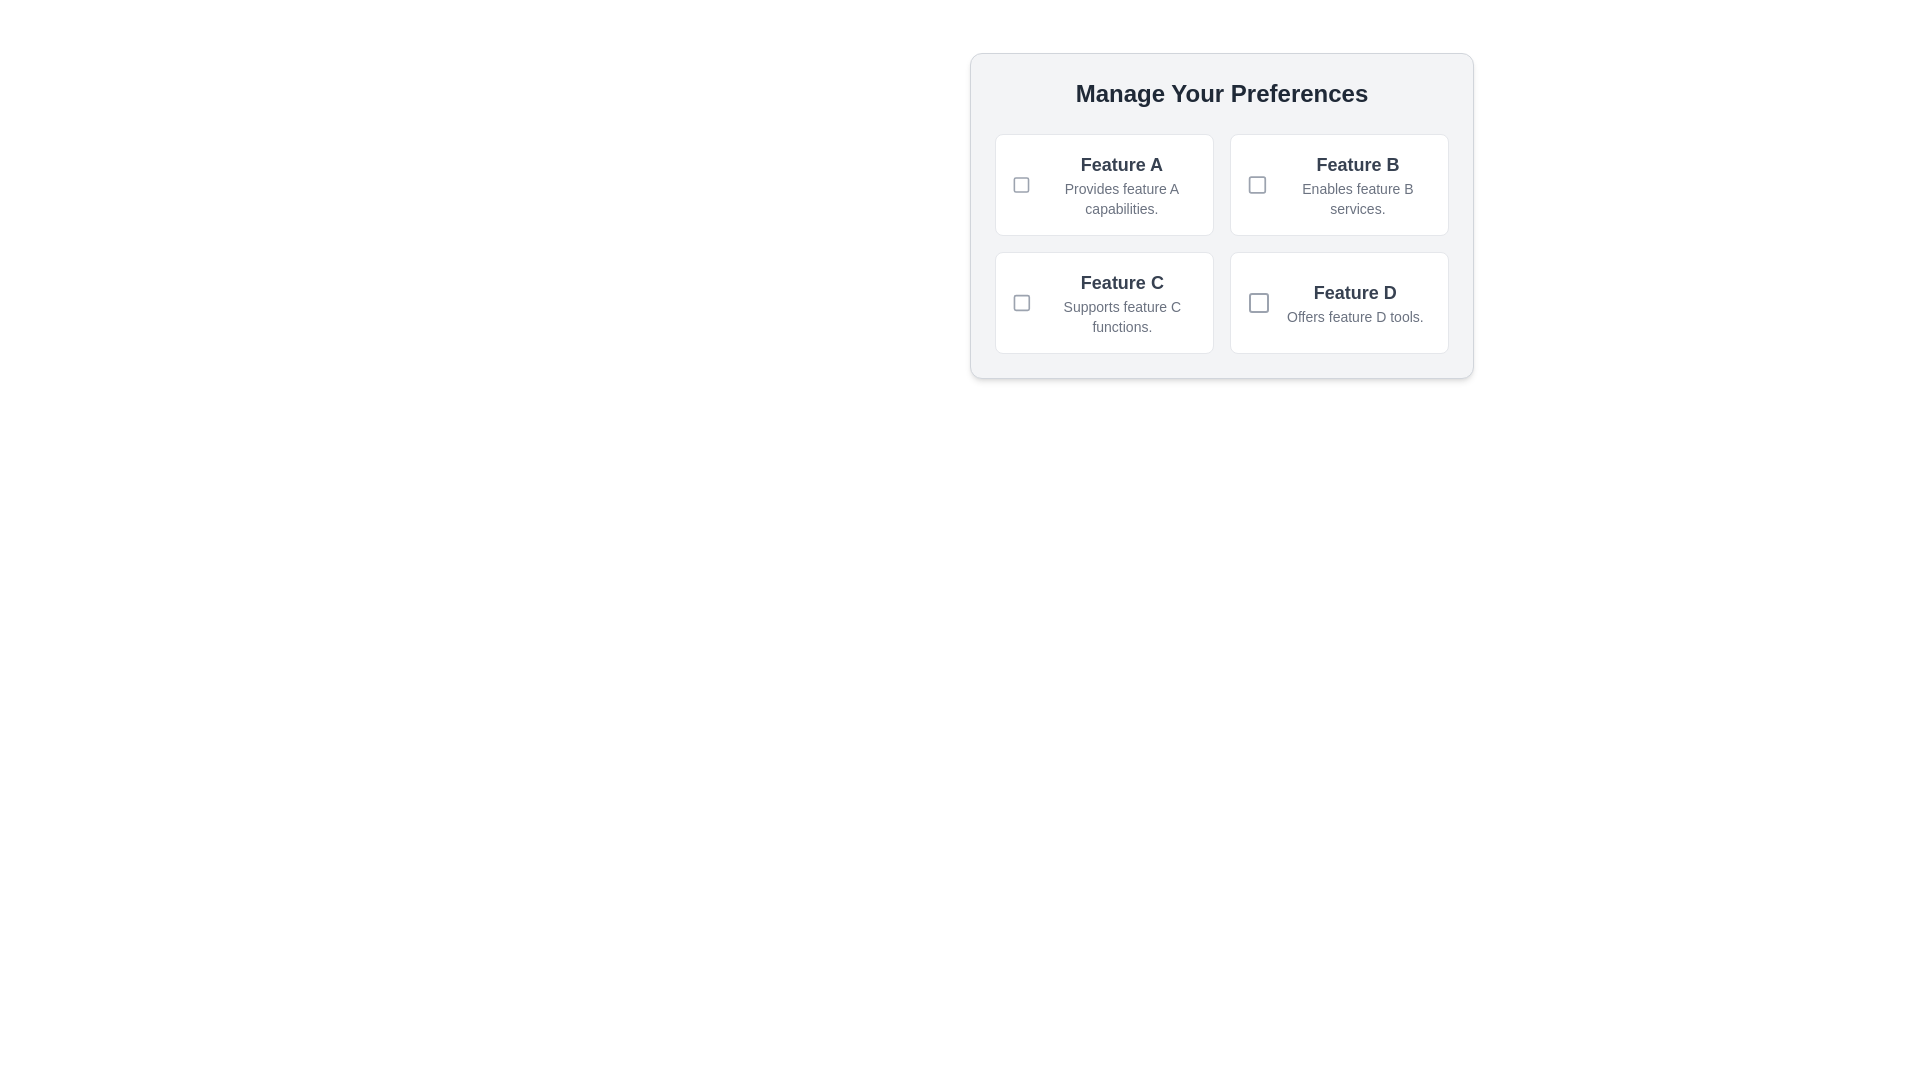  What do you see at coordinates (1355, 293) in the screenshot?
I see `text from the 'Feature D' title label located in the bottom-right position of the 2x2 grid under the 'Manage Your Preferences' section` at bounding box center [1355, 293].